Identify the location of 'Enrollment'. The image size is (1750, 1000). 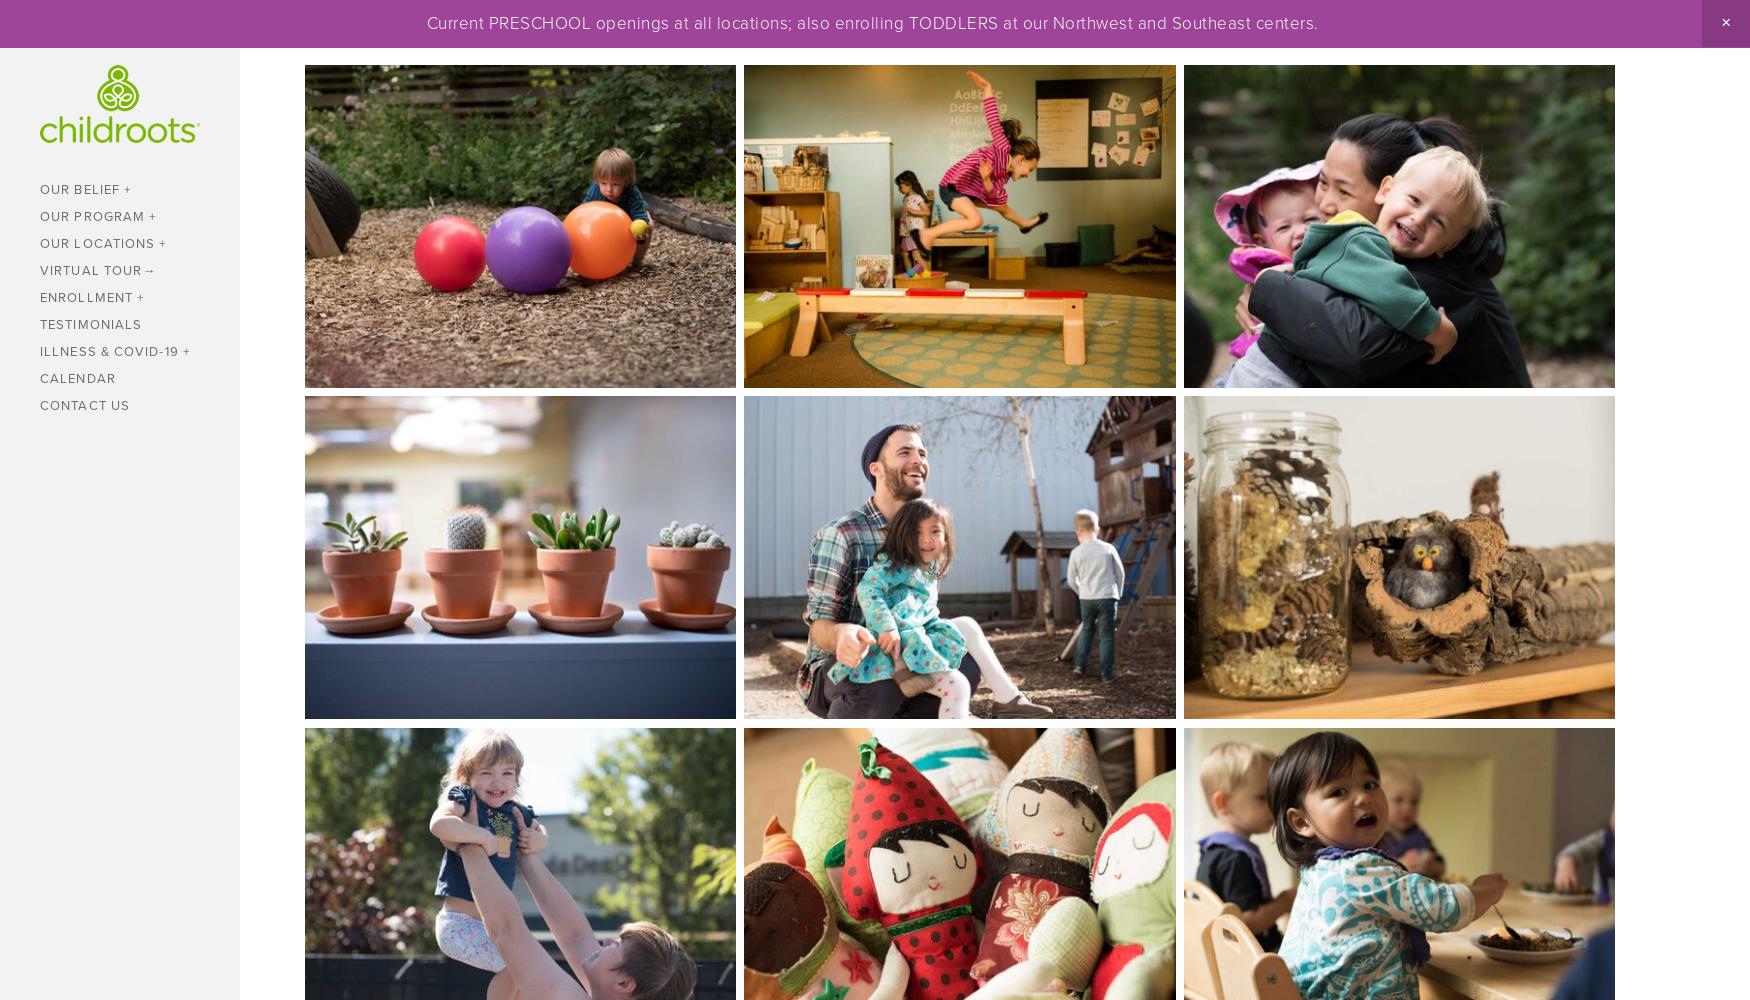
(86, 297).